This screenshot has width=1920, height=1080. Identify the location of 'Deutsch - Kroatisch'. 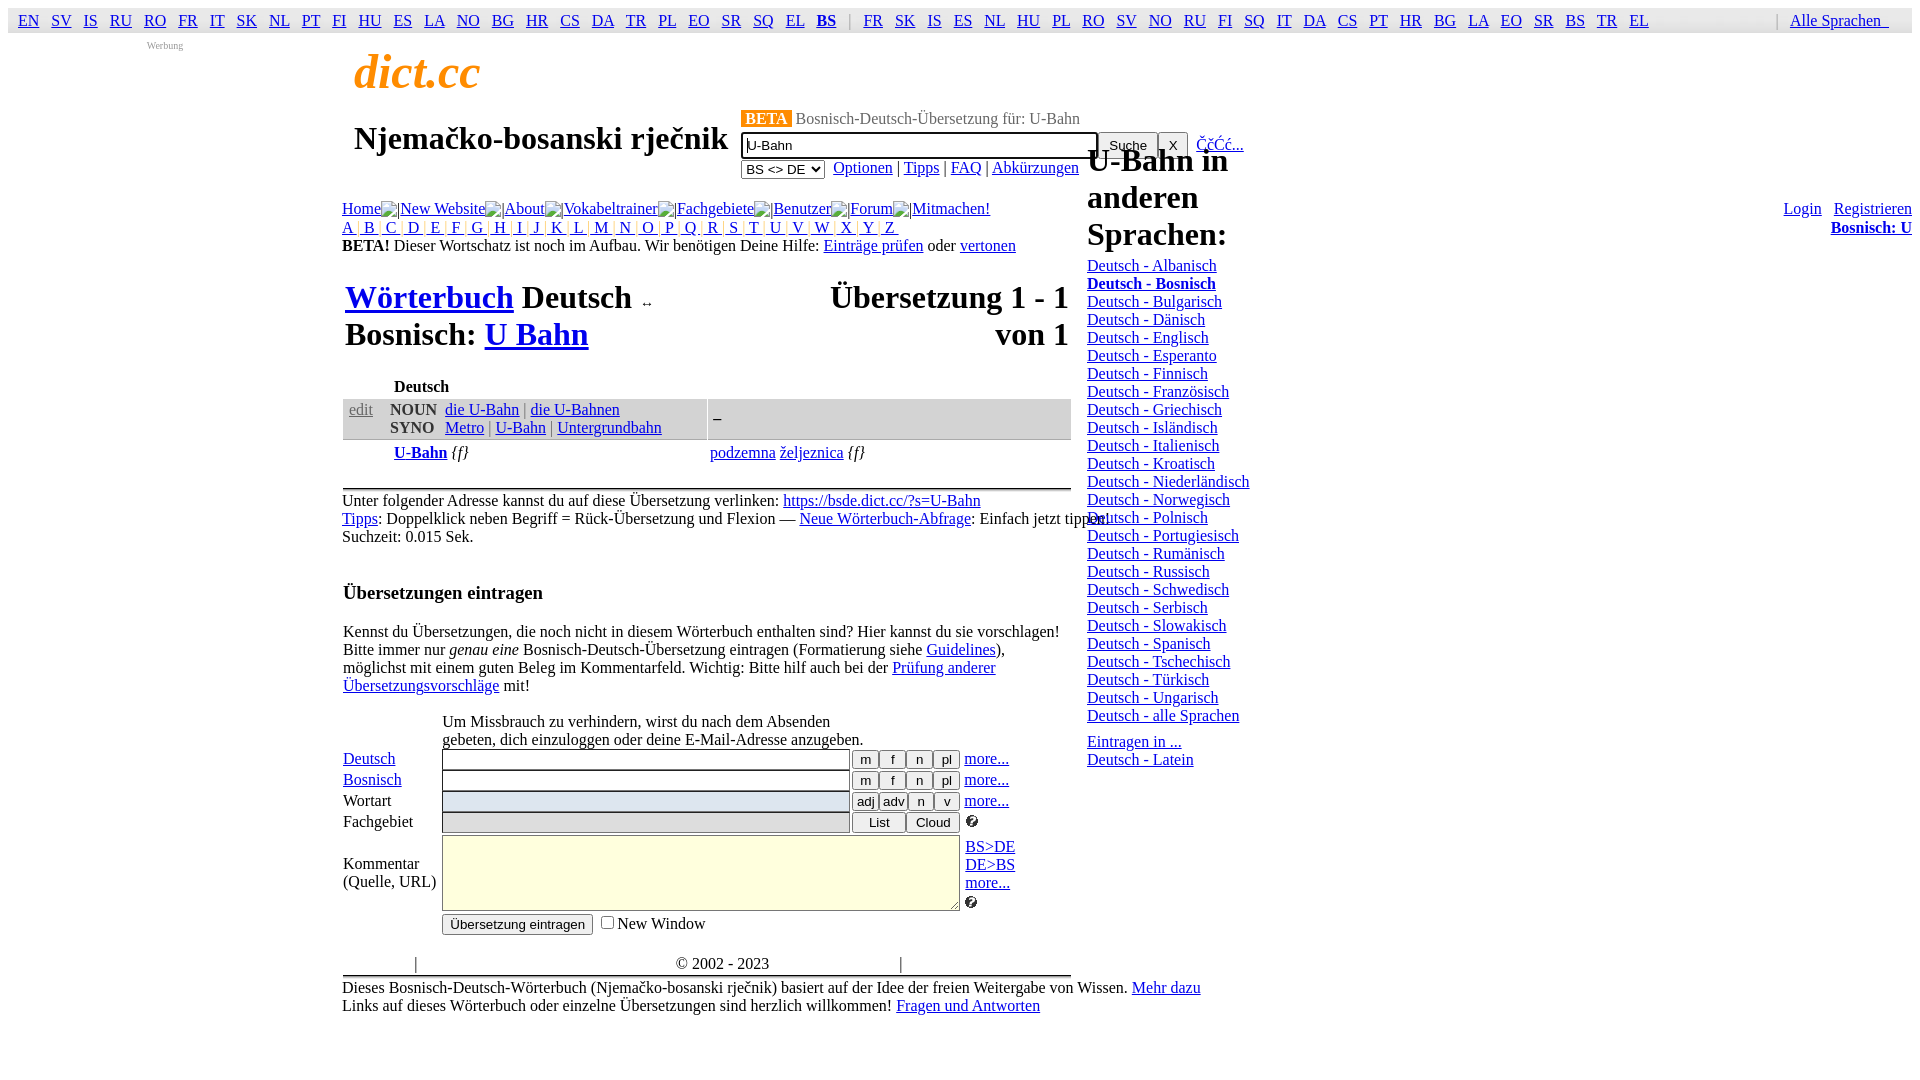
(1151, 463).